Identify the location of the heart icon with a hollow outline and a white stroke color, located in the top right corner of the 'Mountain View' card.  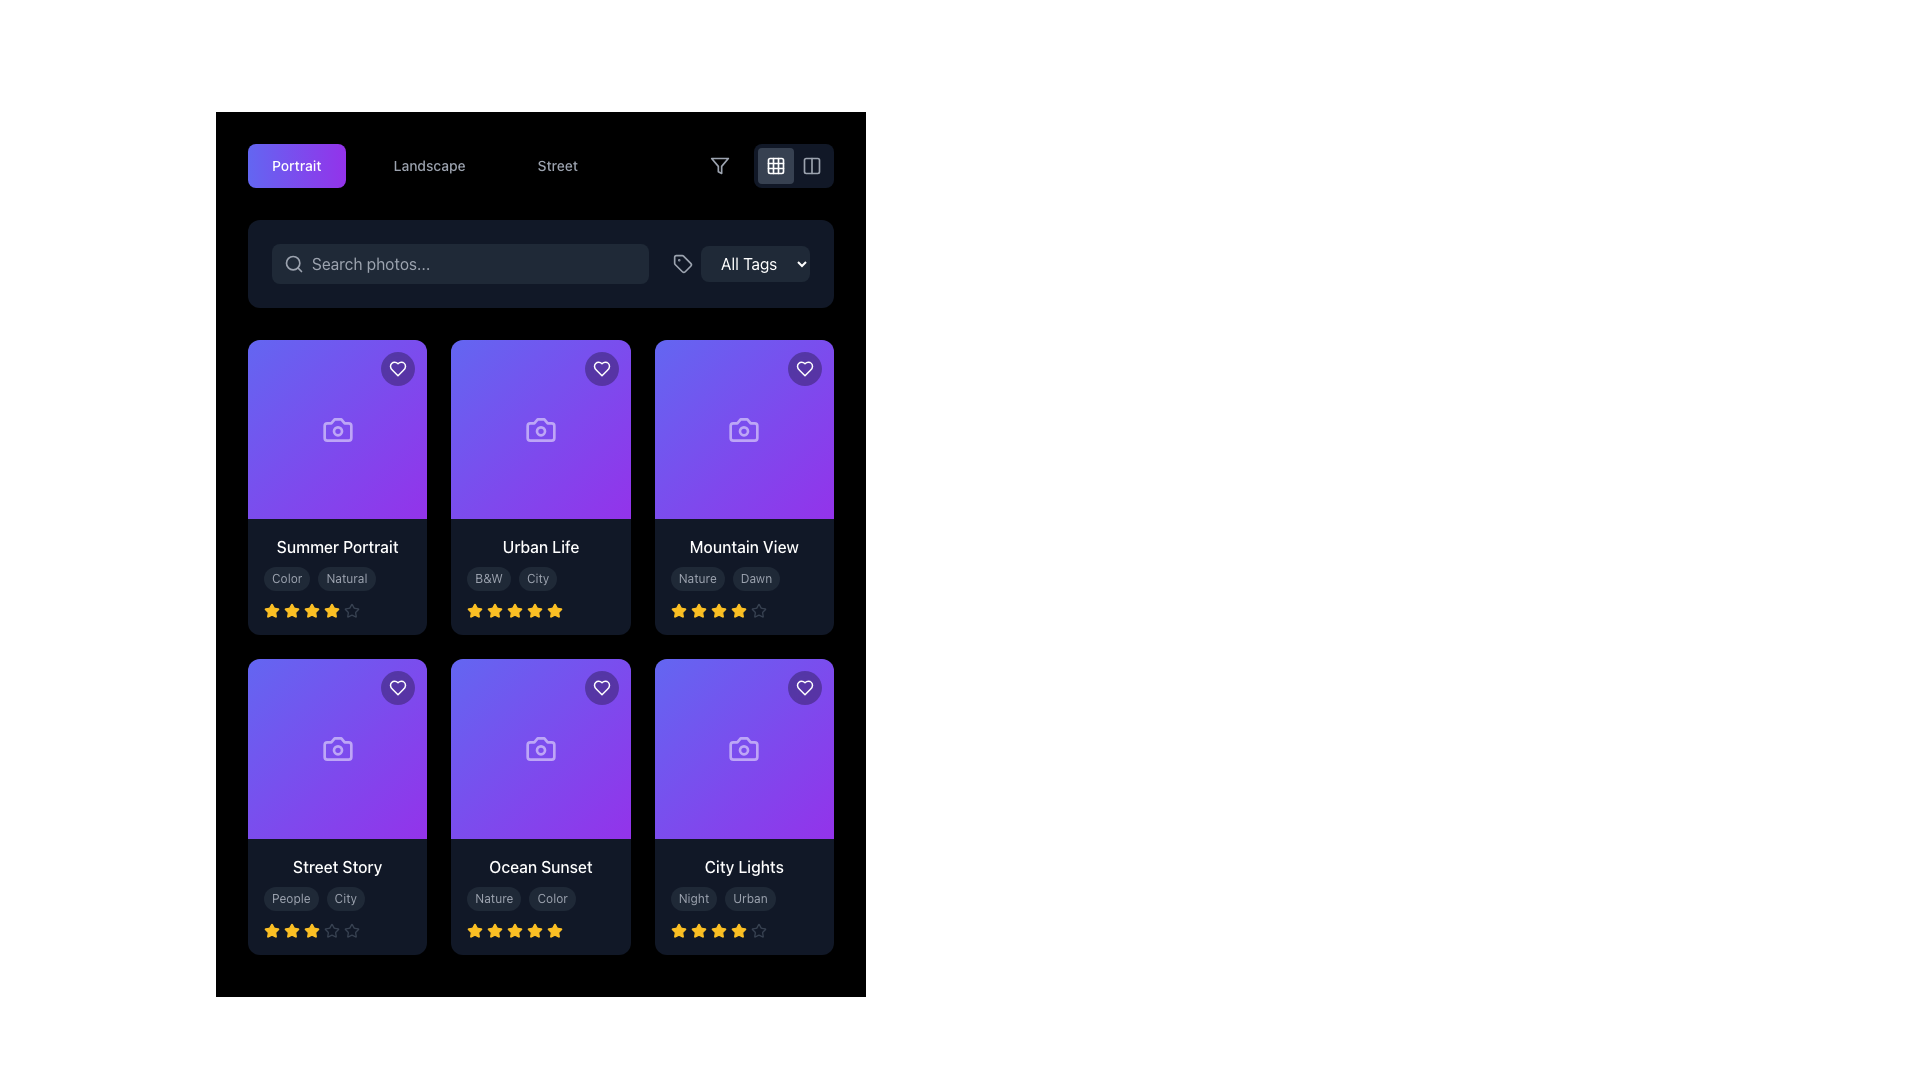
(805, 369).